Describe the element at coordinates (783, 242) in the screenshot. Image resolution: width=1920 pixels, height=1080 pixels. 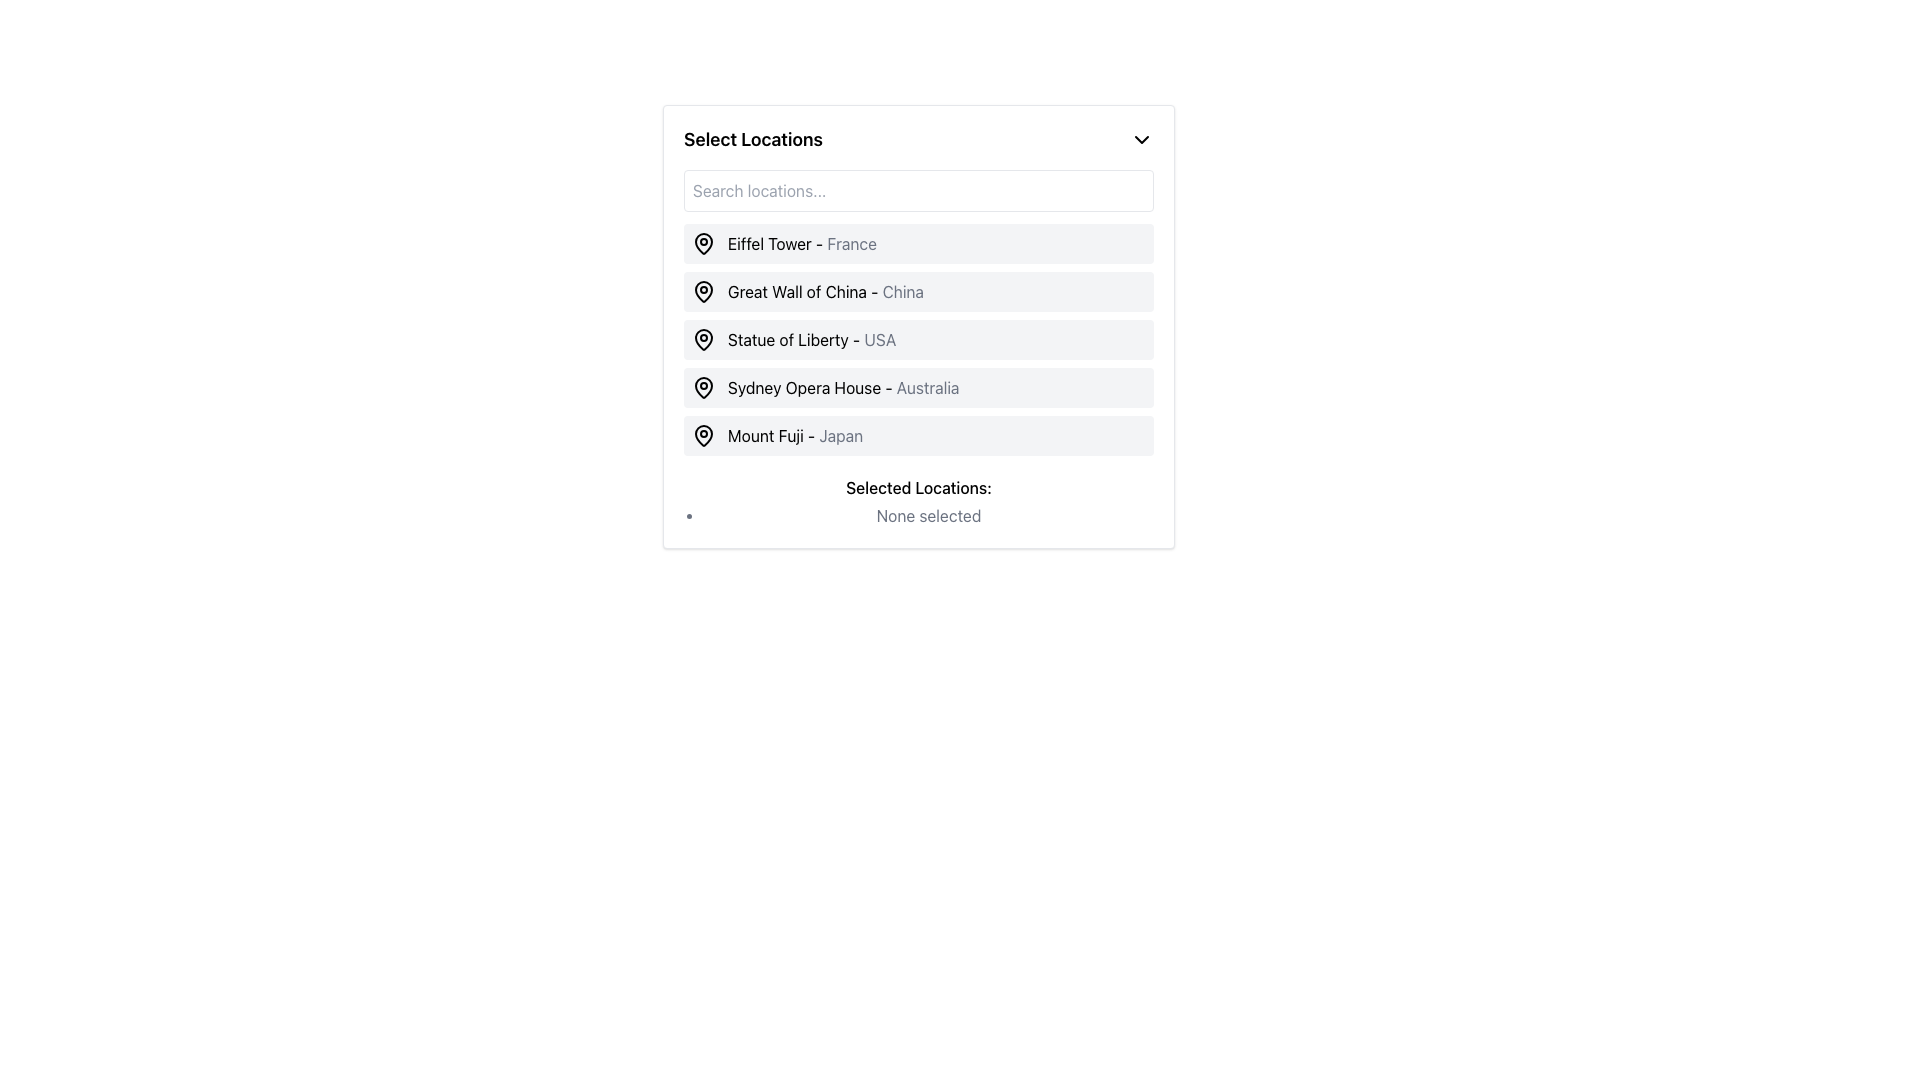
I see `the first selectable location option in the list under the 'Select Locations' heading` at that location.